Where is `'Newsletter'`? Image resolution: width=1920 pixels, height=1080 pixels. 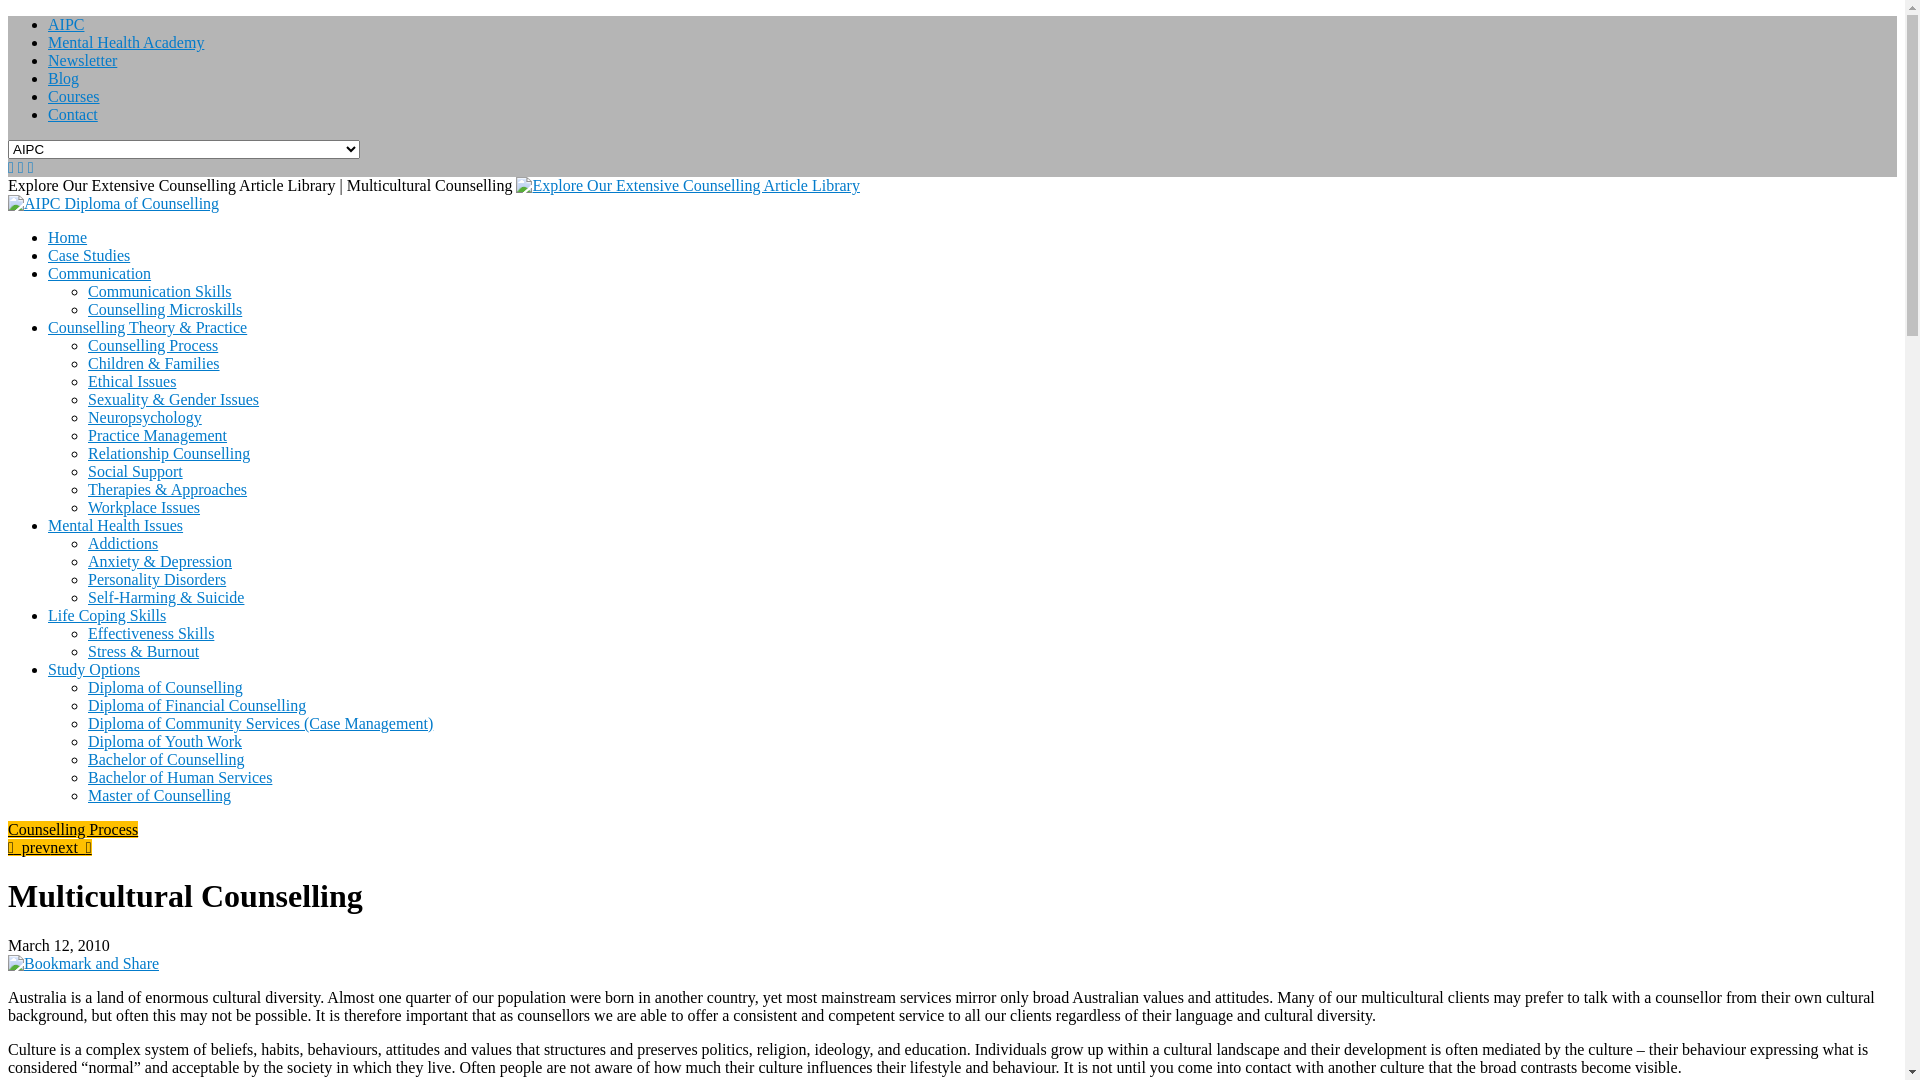 'Newsletter' is located at coordinates (81, 59).